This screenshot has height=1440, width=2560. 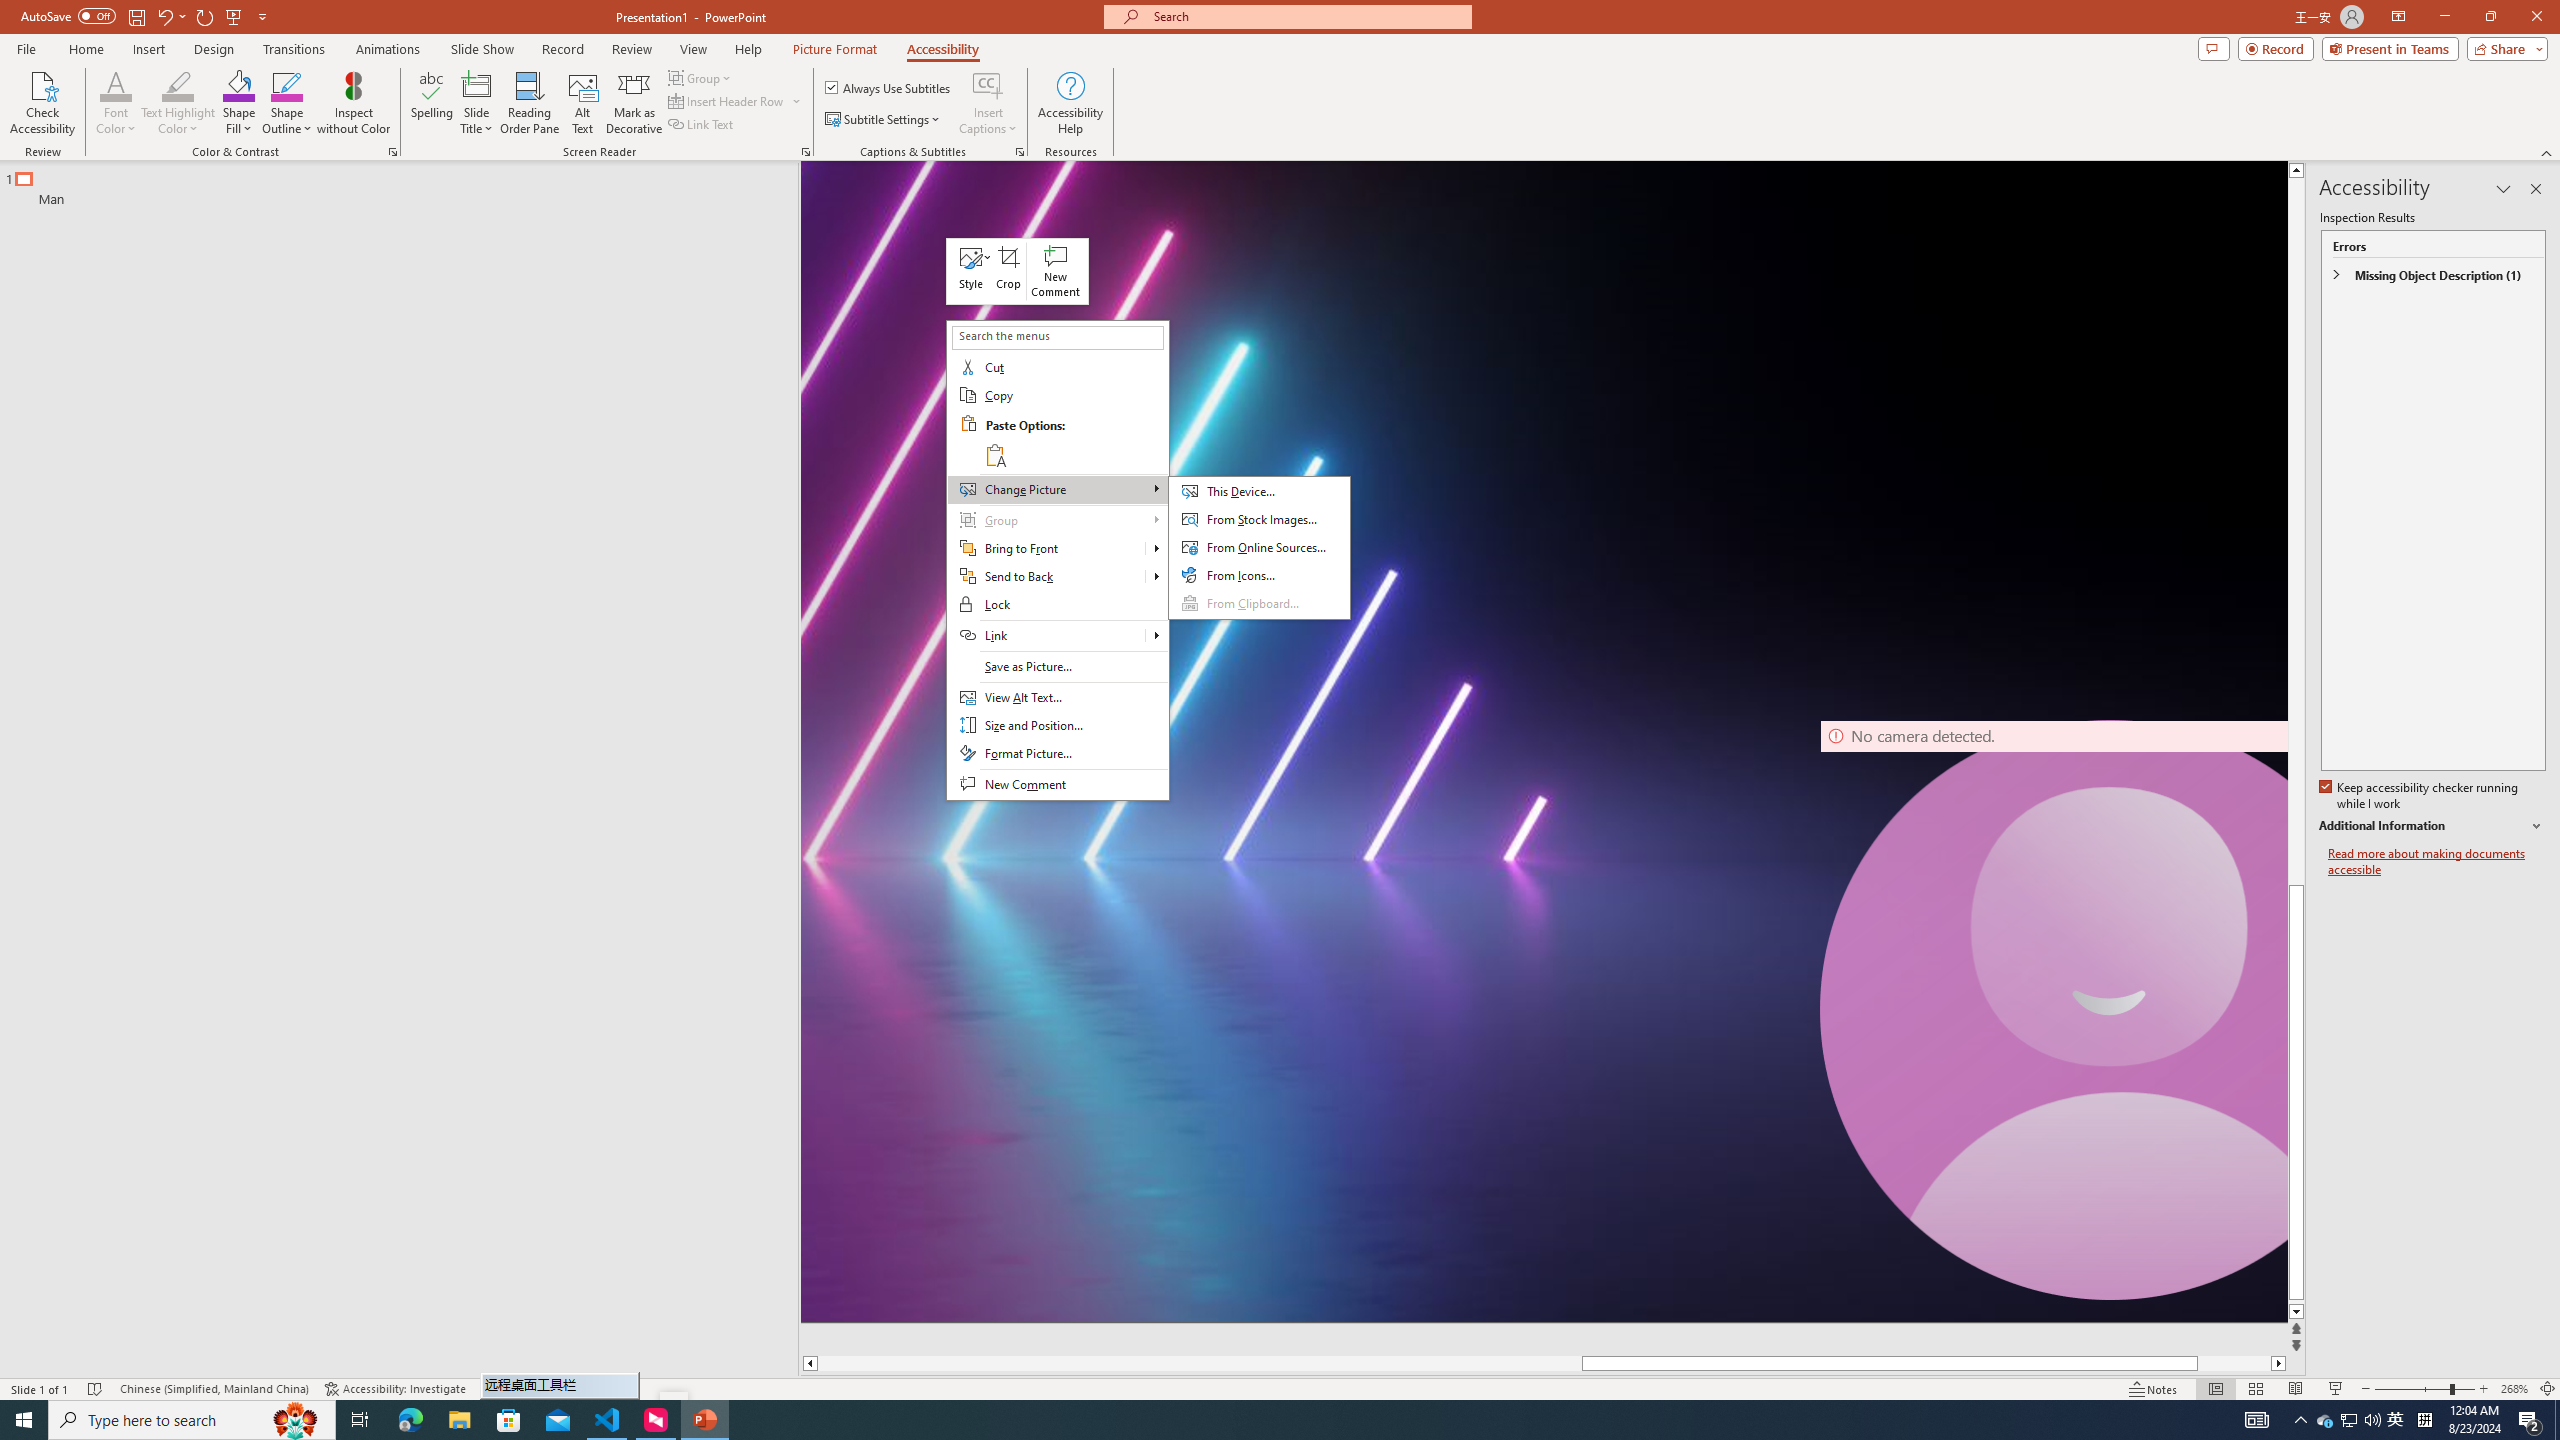 I want to click on 'From Icons...', so click(x=1259, y=575).